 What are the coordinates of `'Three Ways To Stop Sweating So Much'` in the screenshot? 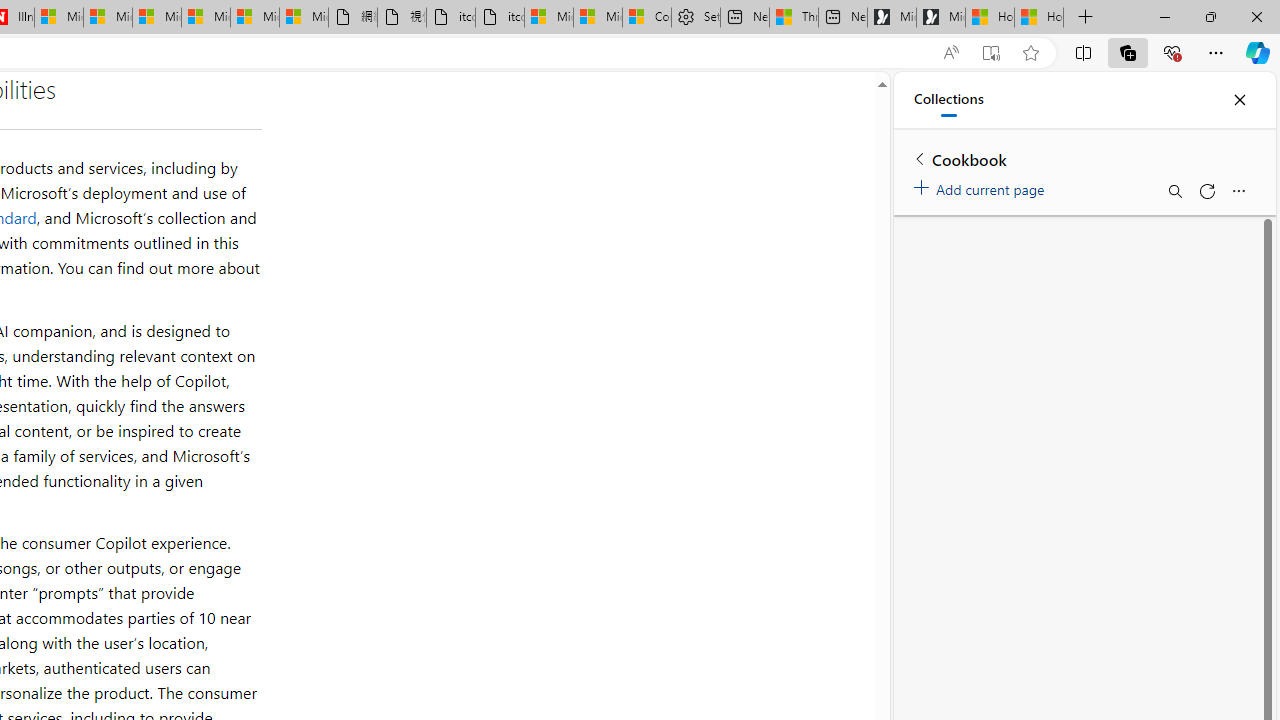 It's located at (793, 17).